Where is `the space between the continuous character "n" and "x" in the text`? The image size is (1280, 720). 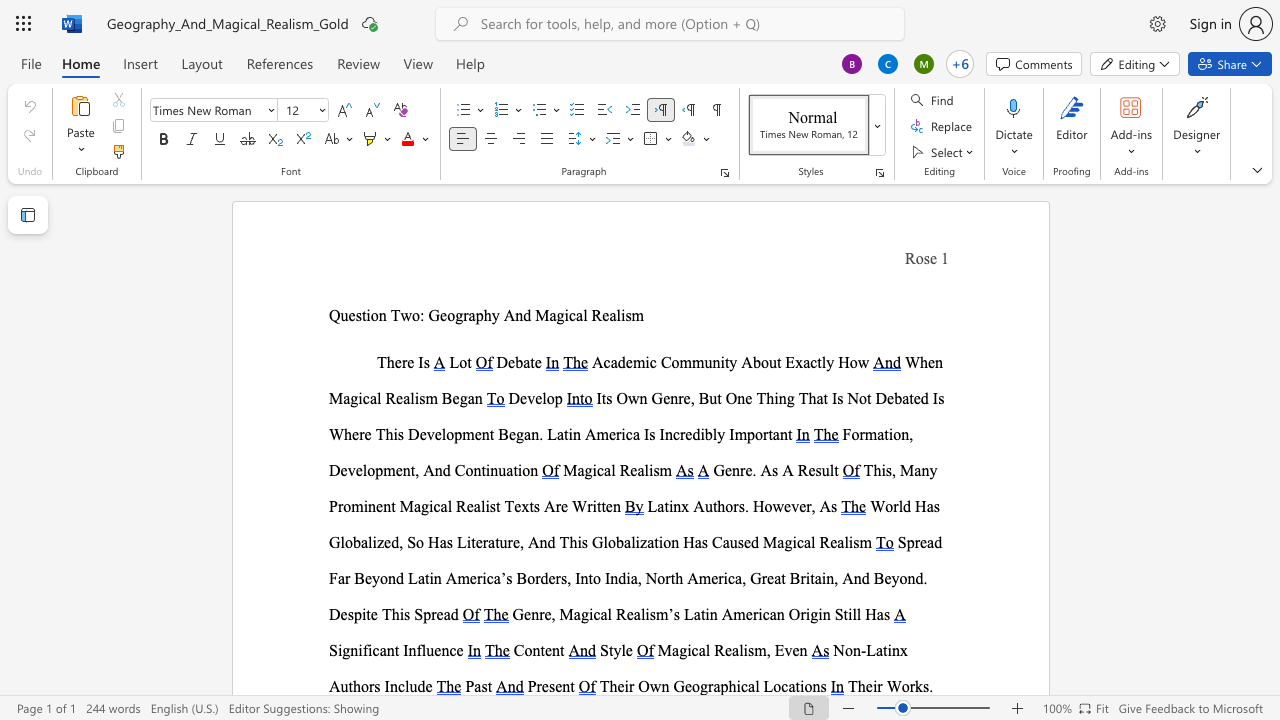 the space between the continuous character "n" and "x" in the text is located at coordinates (898, 650).